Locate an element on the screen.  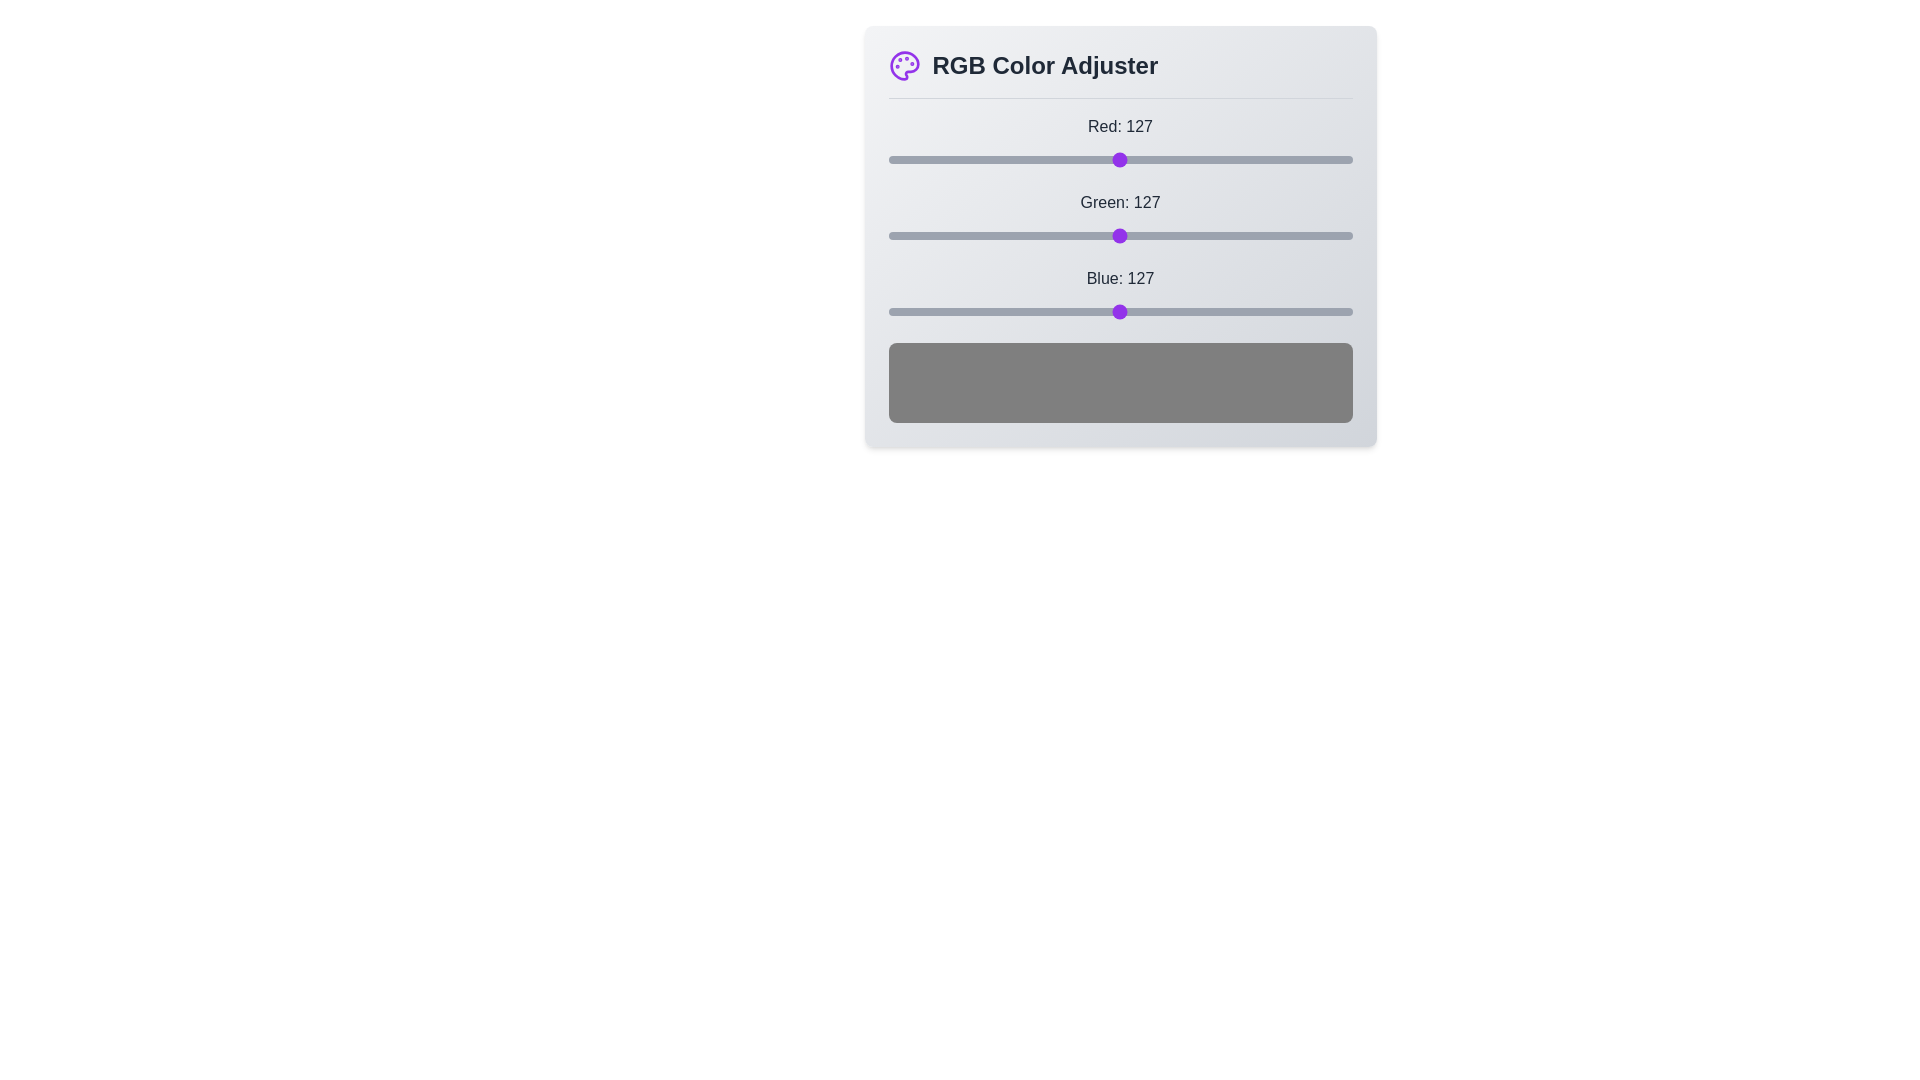
the green slider to set the green value to 237 is located at coordinates (1319, 234).